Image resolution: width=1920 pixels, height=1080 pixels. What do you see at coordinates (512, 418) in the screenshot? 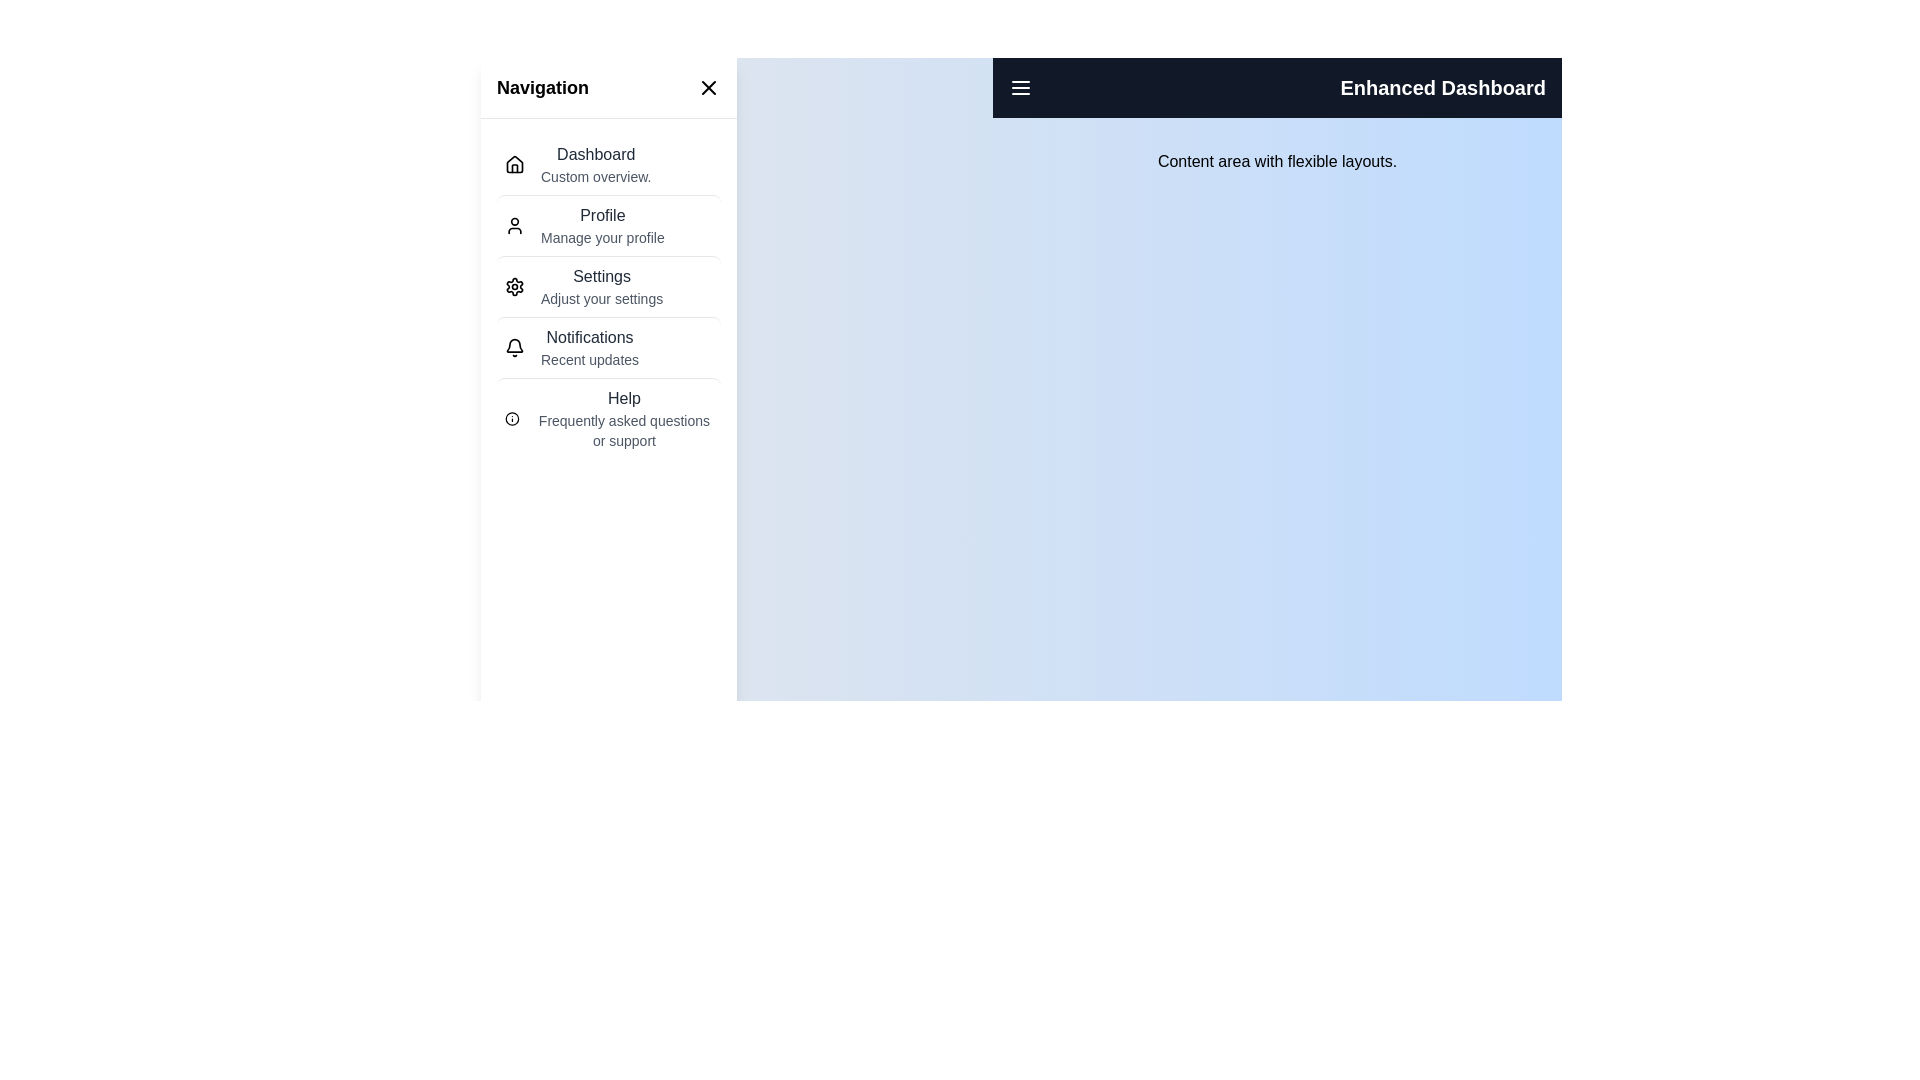
I see `the icon representing the 'Help' section in the vertical navigation list to receive visual feedback` at bounding box center [512, 418].